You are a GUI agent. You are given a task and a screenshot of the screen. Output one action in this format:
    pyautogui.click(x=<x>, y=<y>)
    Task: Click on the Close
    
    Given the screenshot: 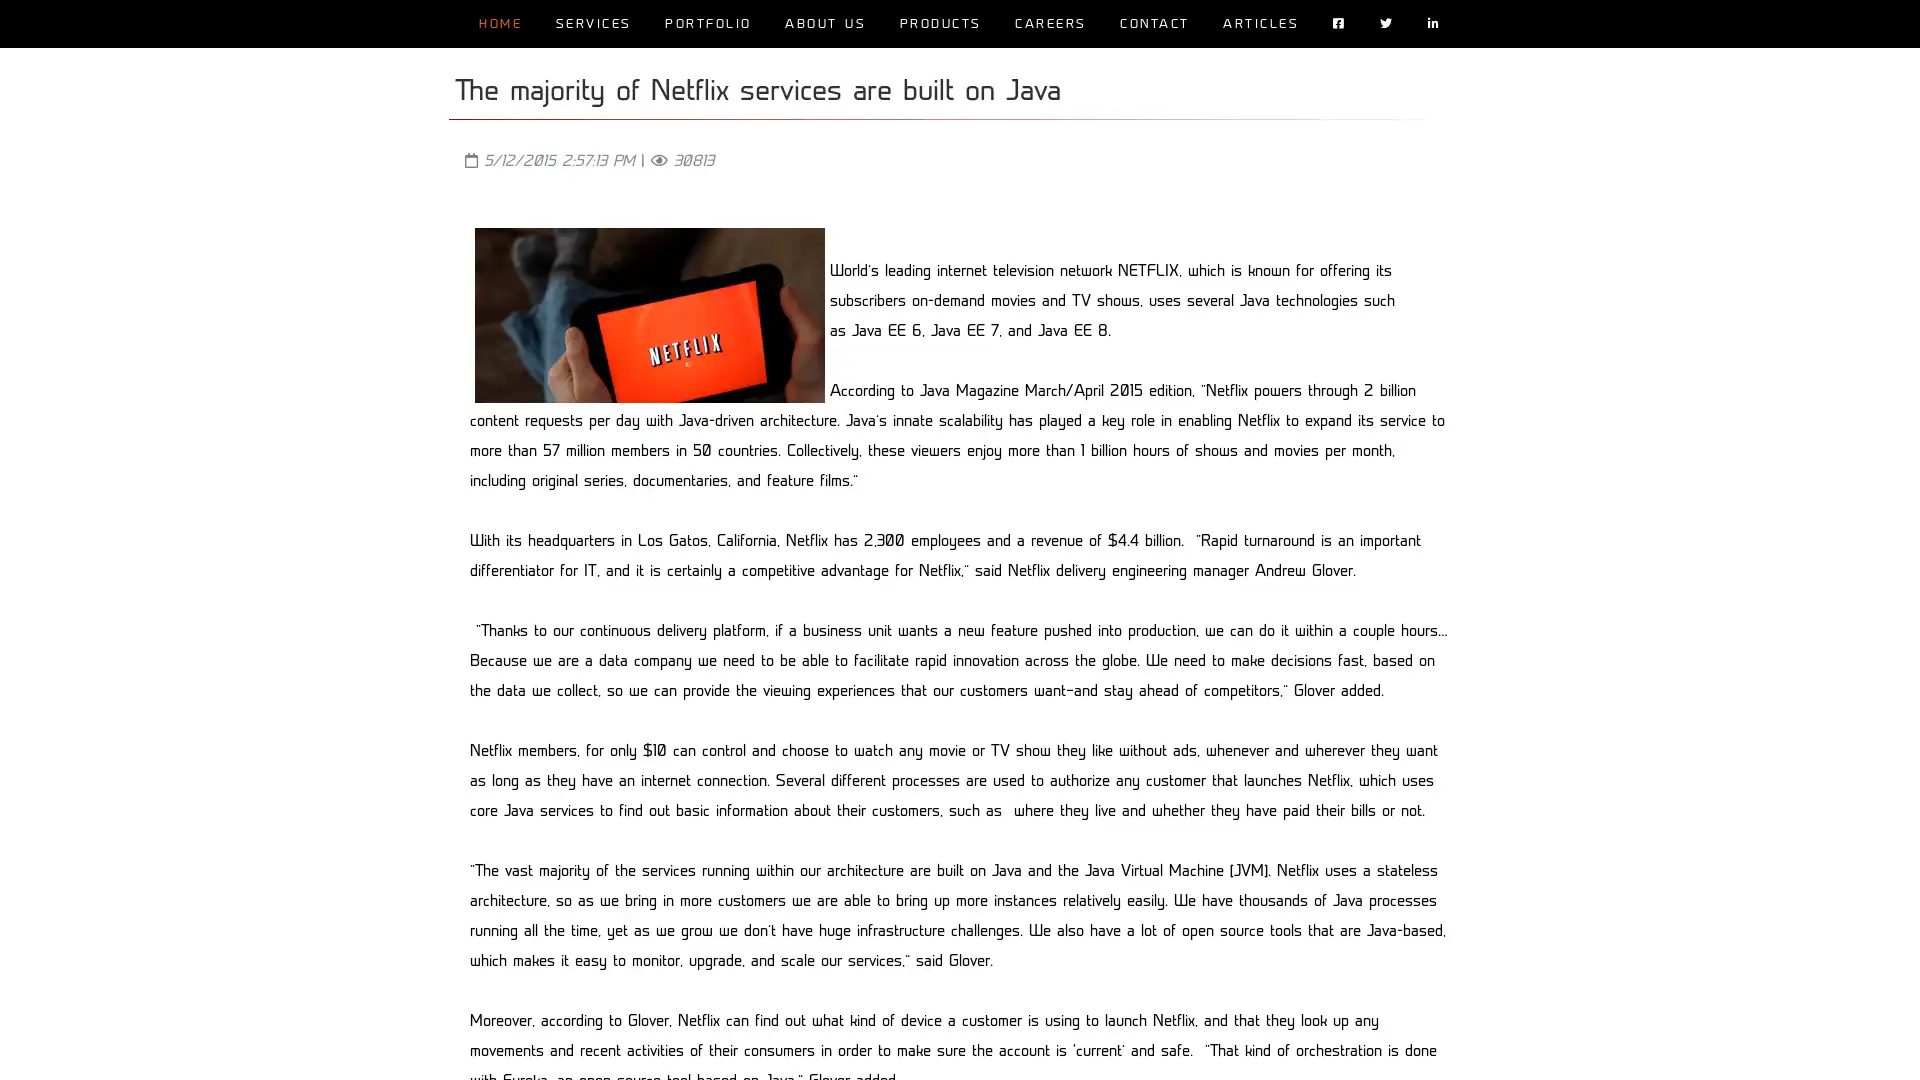 What is the action you would take?
    pyautogui.click(x=1242, y=1047)
    